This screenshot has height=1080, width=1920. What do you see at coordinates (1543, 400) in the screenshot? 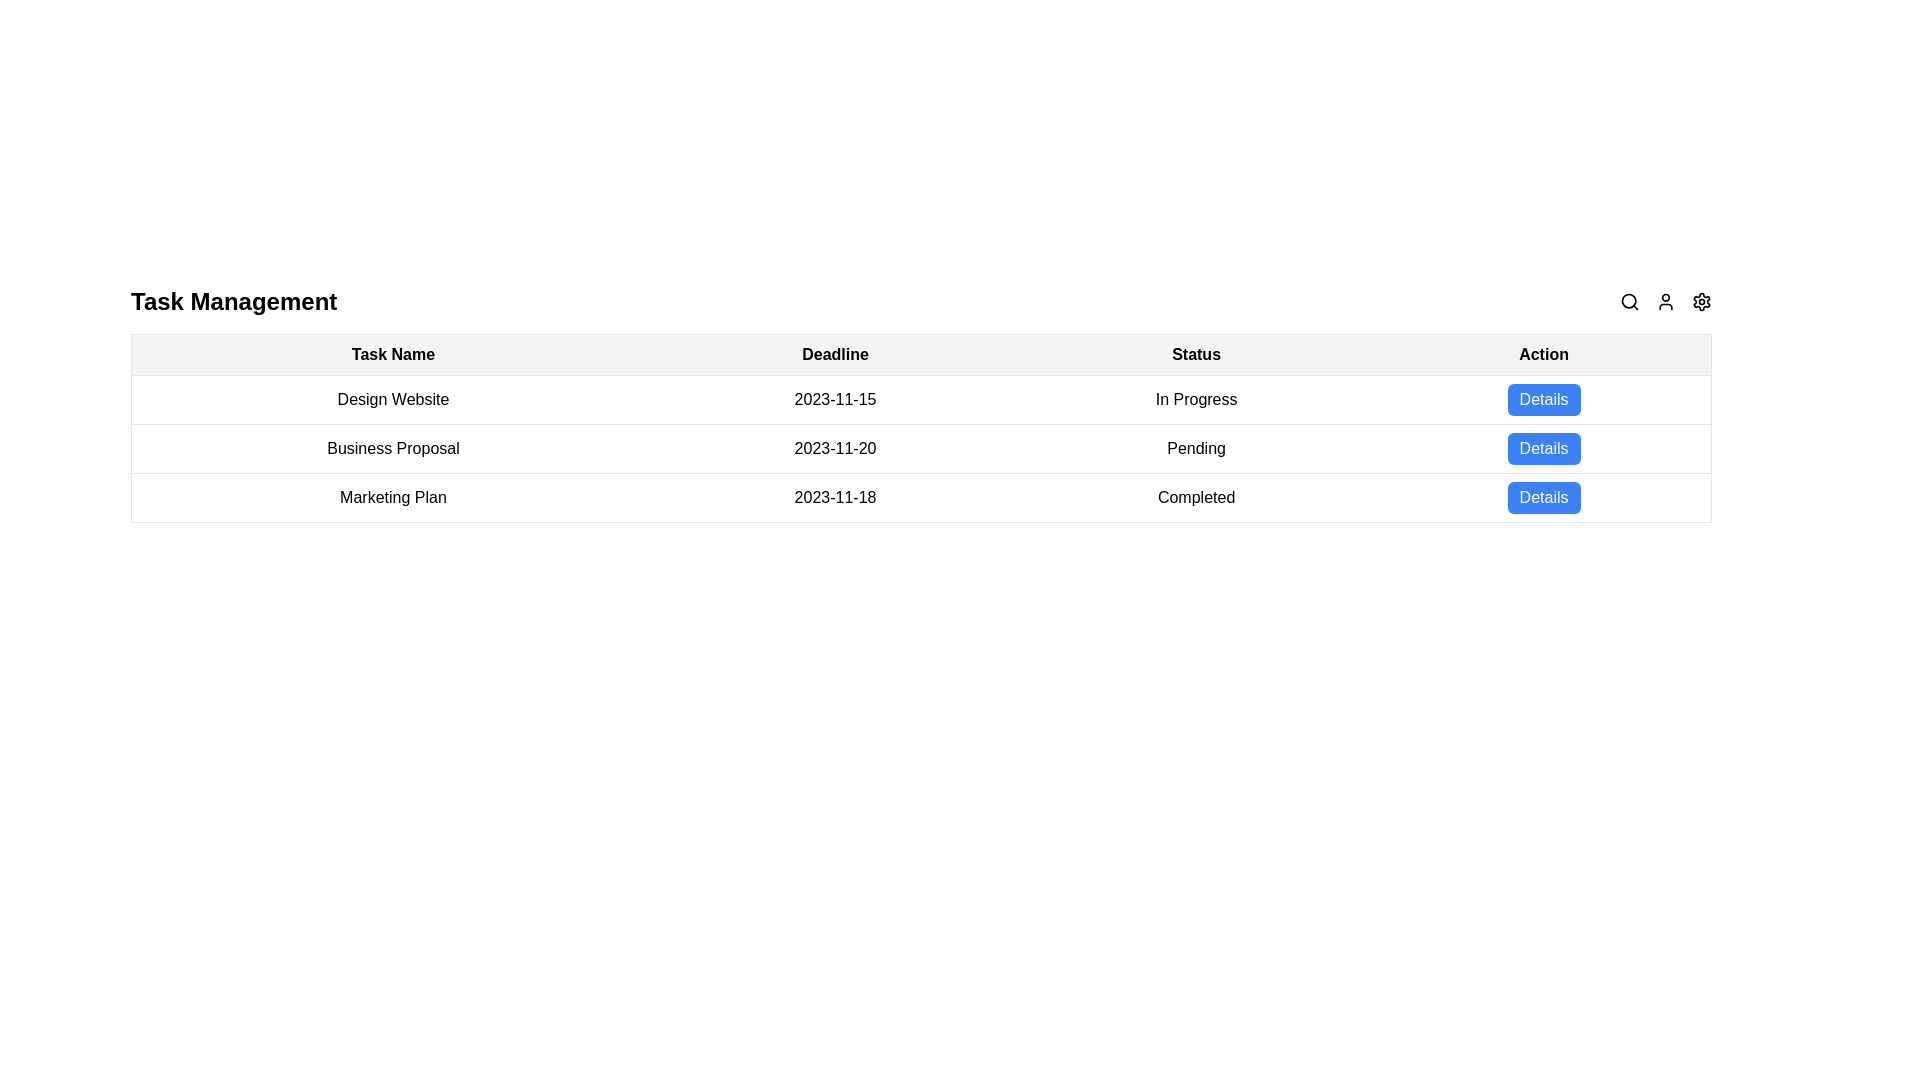
I see `the blue button labeled 'Details' in the 'Action' column of the 'Design Website' task entry` at bounding box center [1543, 400].